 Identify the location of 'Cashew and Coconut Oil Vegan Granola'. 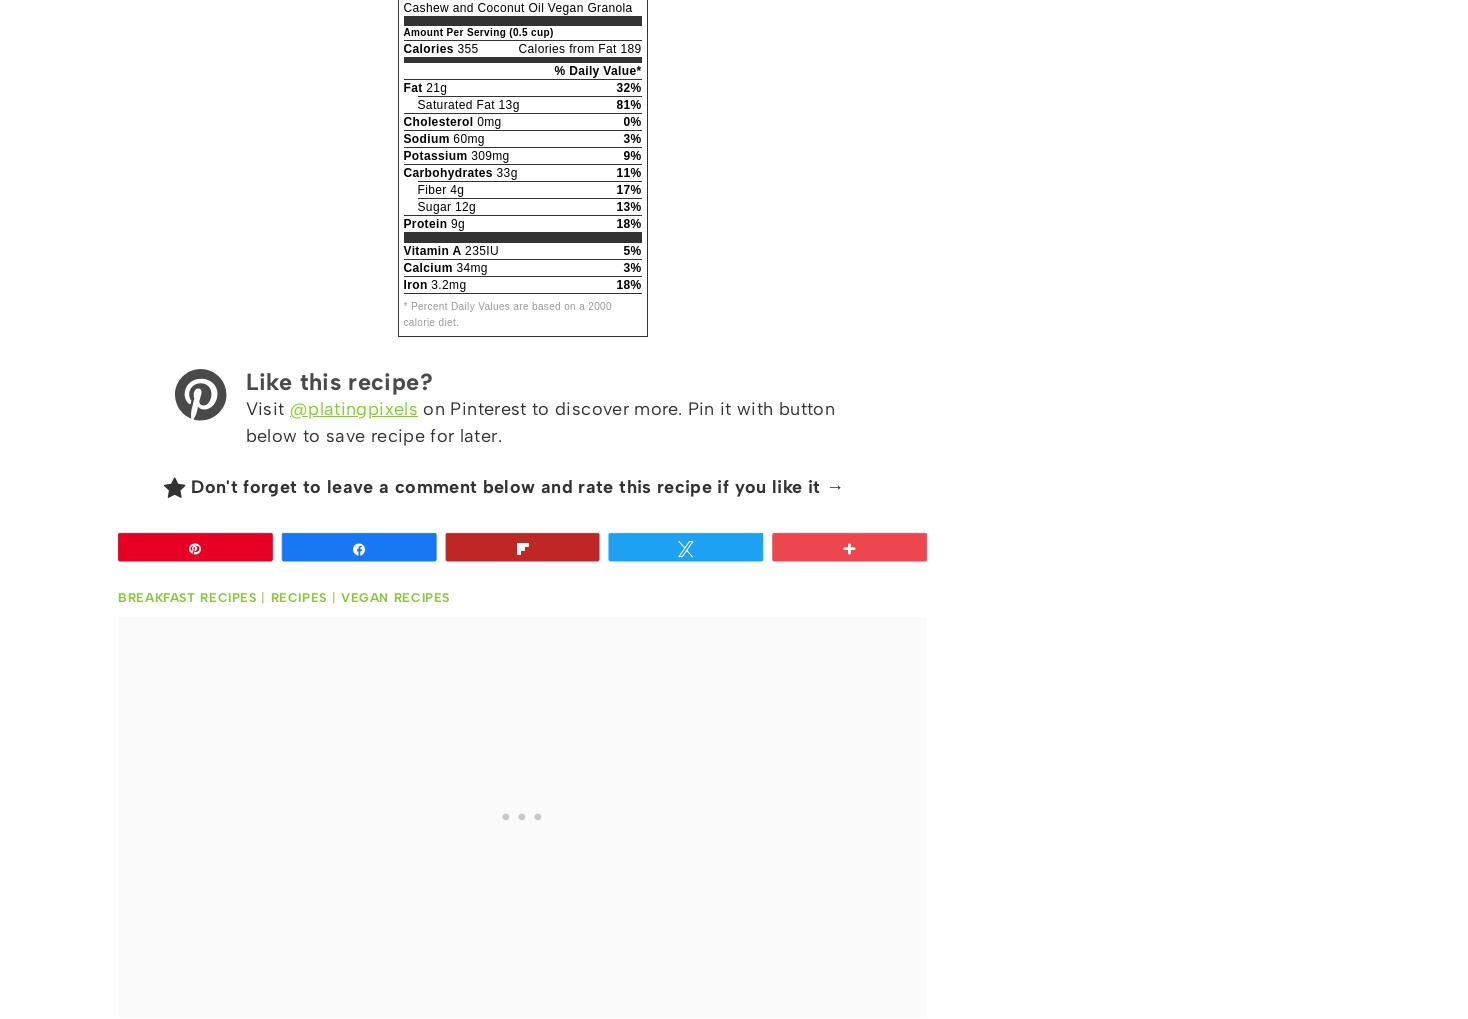
(516, 7).